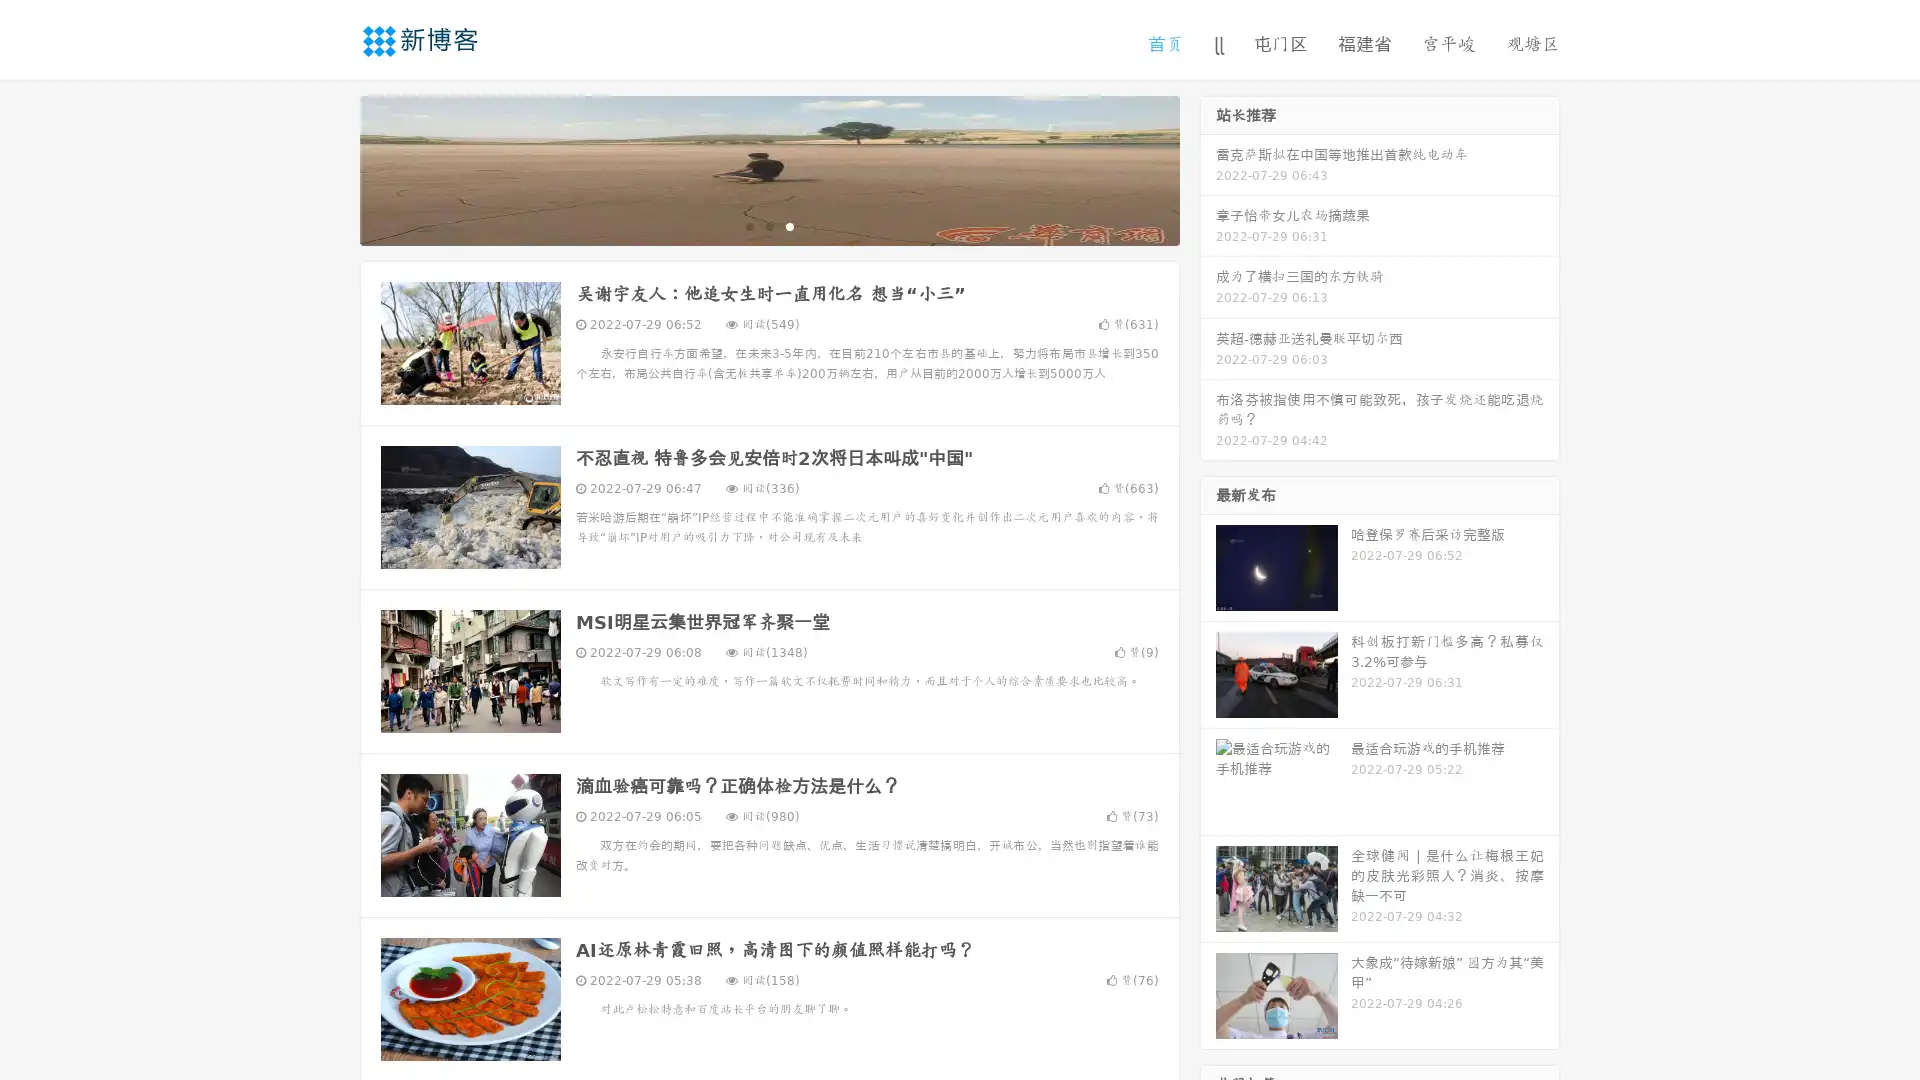 This screenshot has width=1920, height=1080. I want to click on Go to slide 2, so click(768, 225).